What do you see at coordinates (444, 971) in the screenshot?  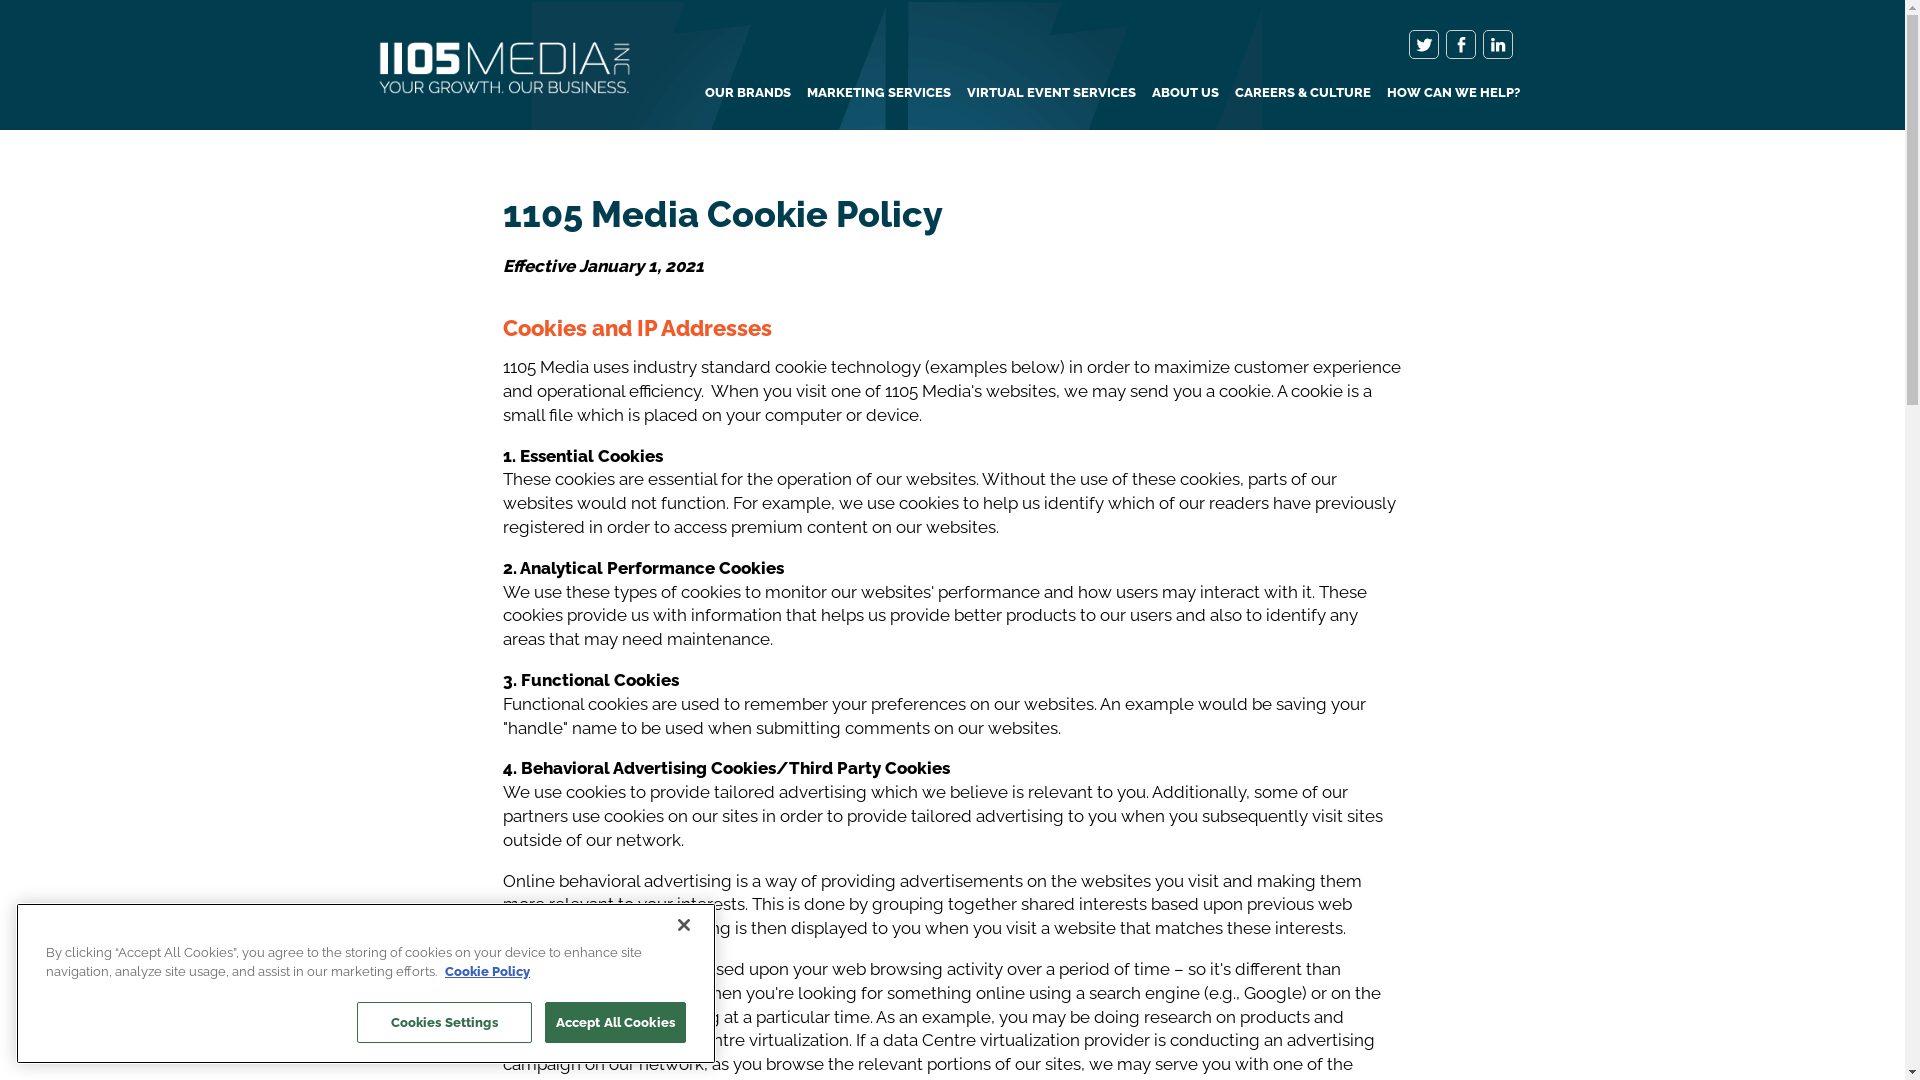 I see `'Cookie Policy'` at bounding box center [444, 971].